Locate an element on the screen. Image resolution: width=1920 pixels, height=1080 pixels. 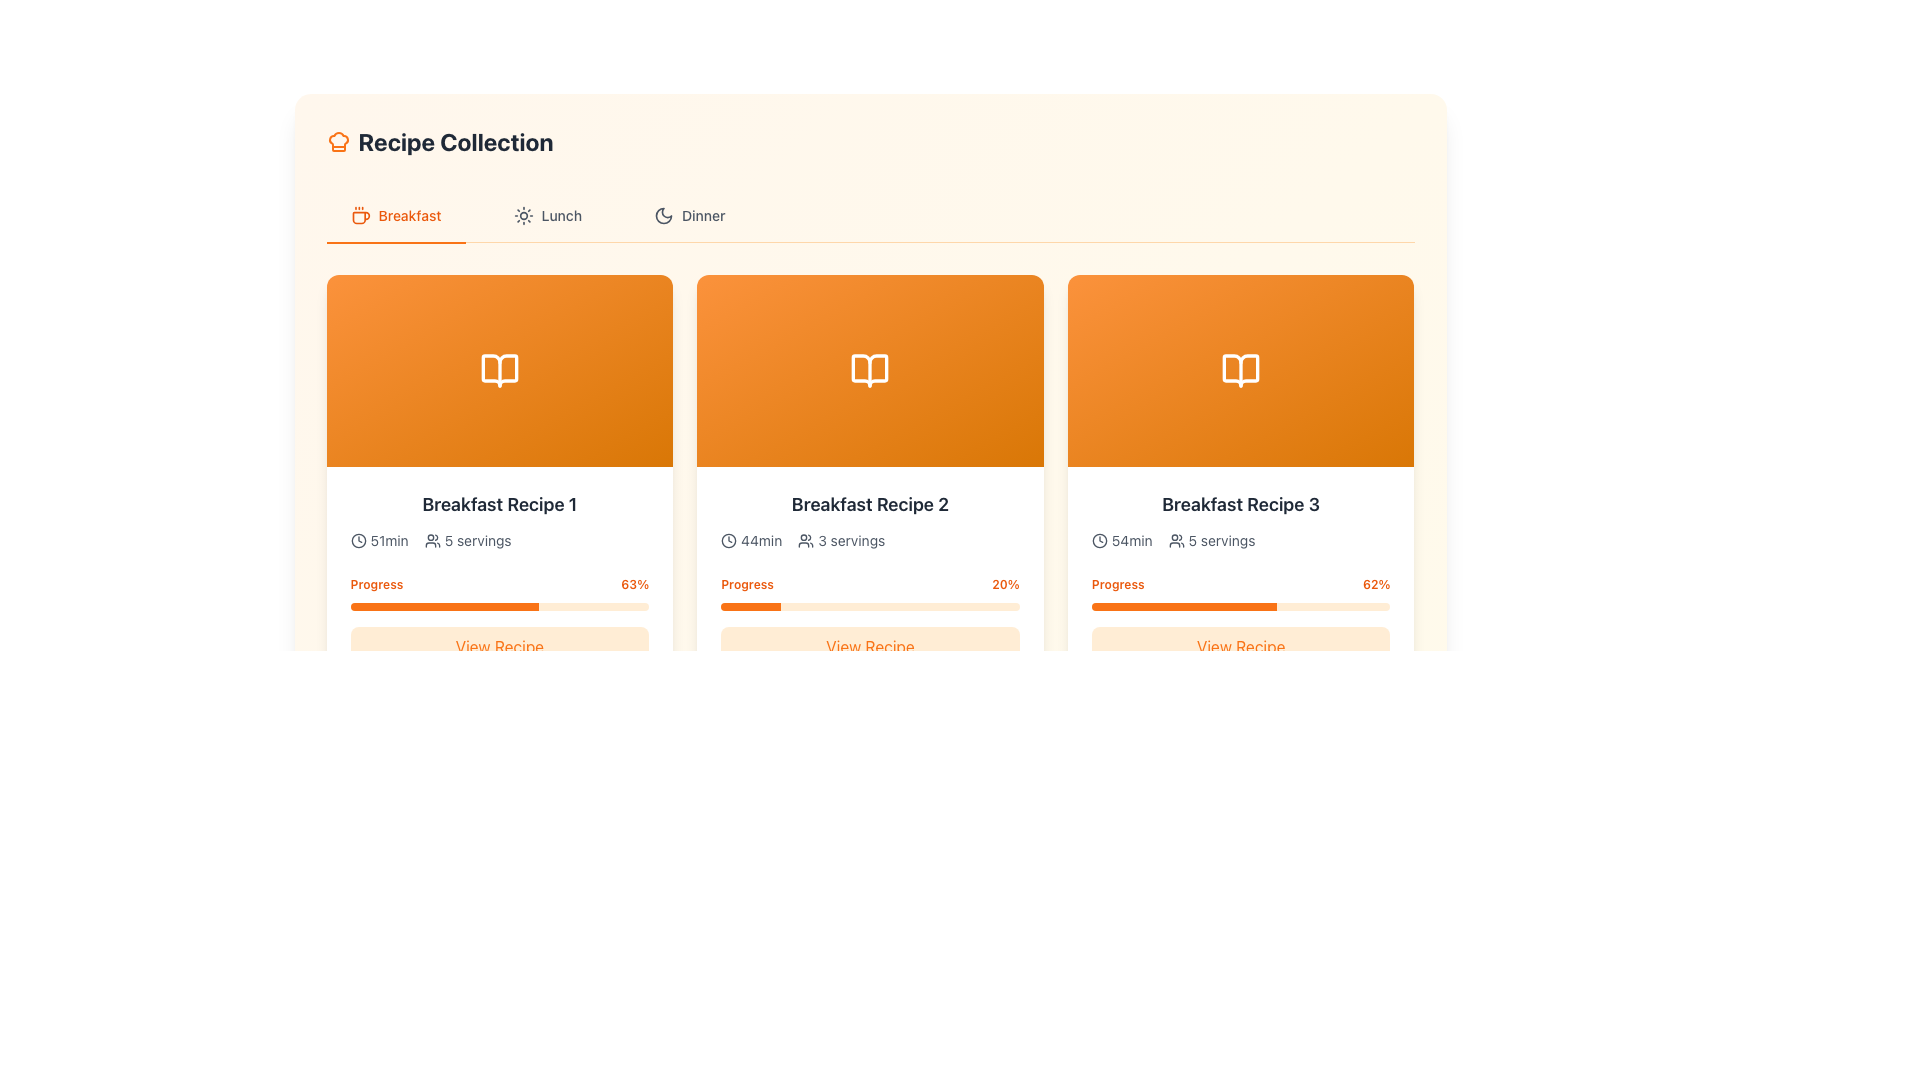
the clock icon representing the preparation time of '54 minutes' for 'Breakfast Recipe 3', located to the left of the text '54min' in the third recipe card is located at coordinates (1098, 540).